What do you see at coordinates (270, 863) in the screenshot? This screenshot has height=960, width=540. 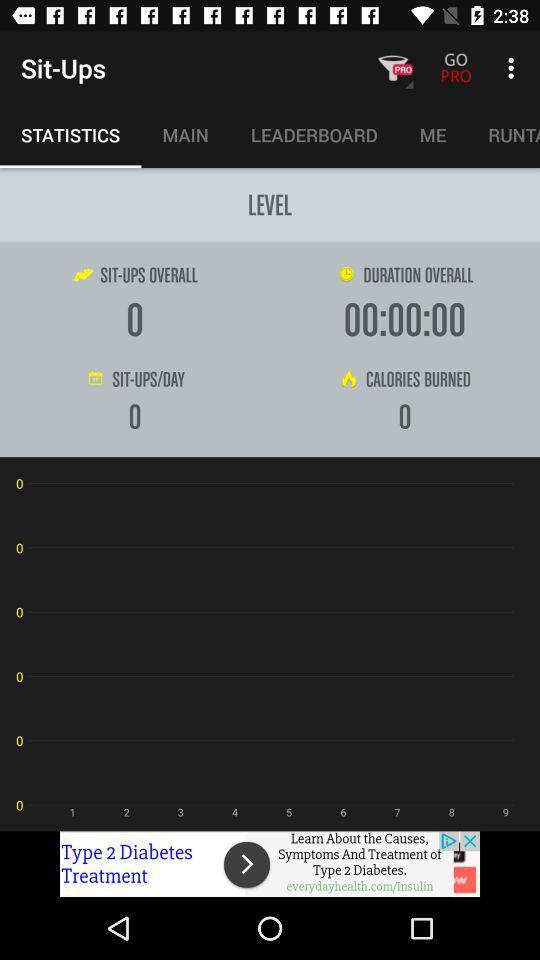 I see `advertising bar` at bounding box center [270, 863].